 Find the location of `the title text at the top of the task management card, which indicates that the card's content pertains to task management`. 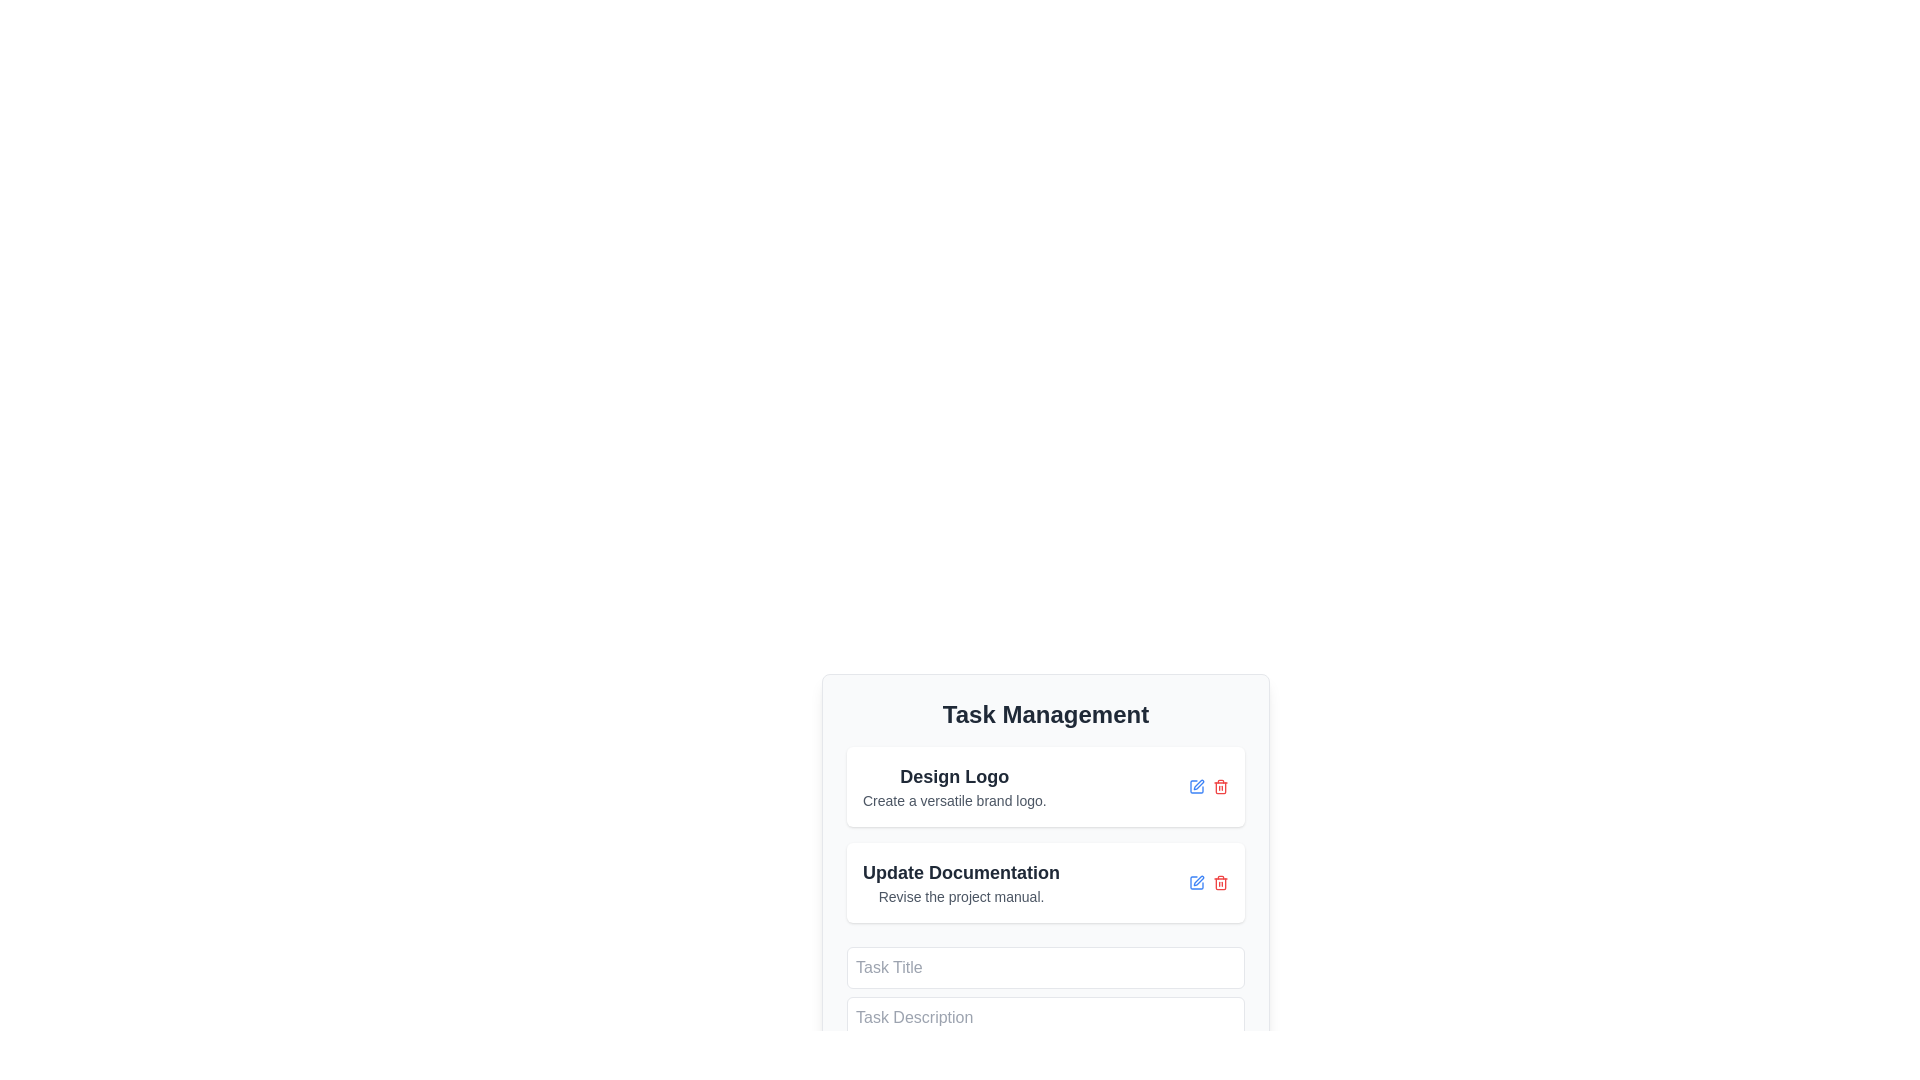

the title text at the top of the task management card, which indicates that the card's content pertains to task management is located at coordinates (1045, 713).